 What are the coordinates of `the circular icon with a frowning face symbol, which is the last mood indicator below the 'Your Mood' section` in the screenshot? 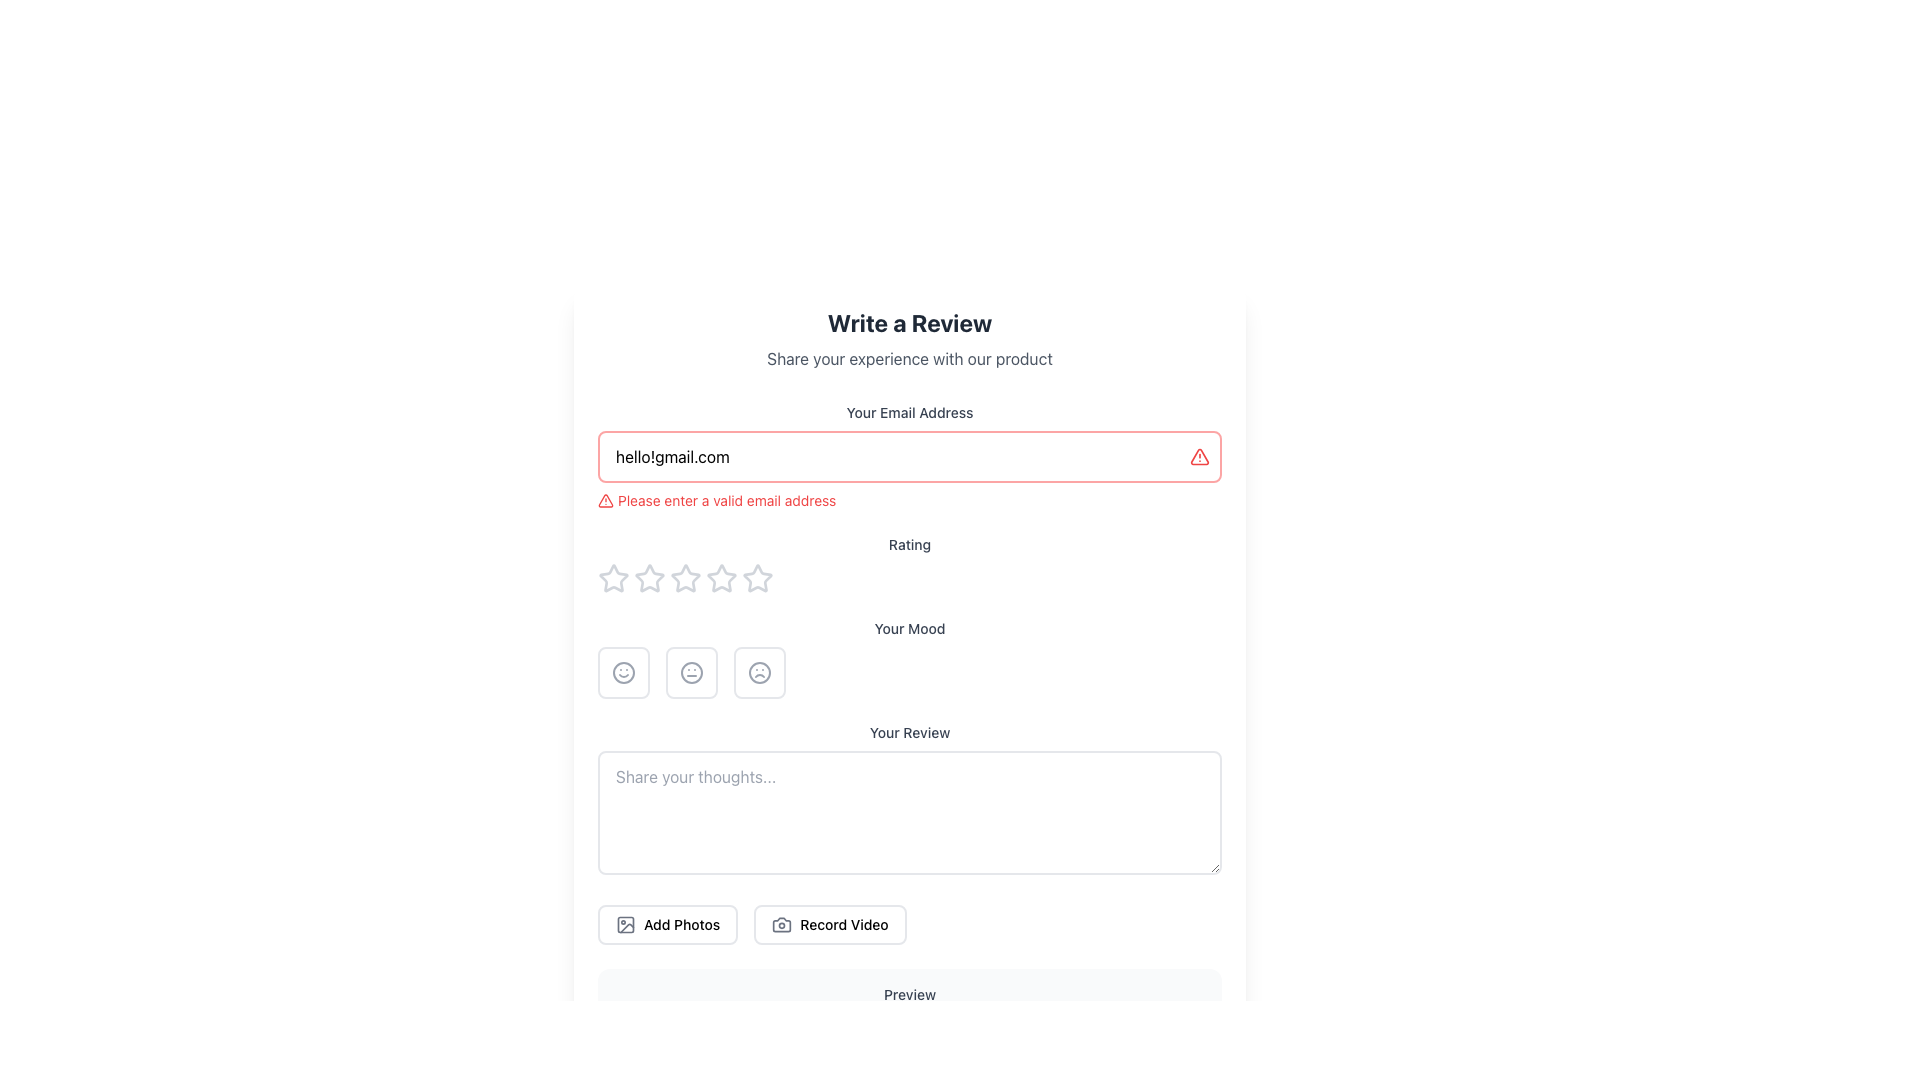 It's located at (758, 672).